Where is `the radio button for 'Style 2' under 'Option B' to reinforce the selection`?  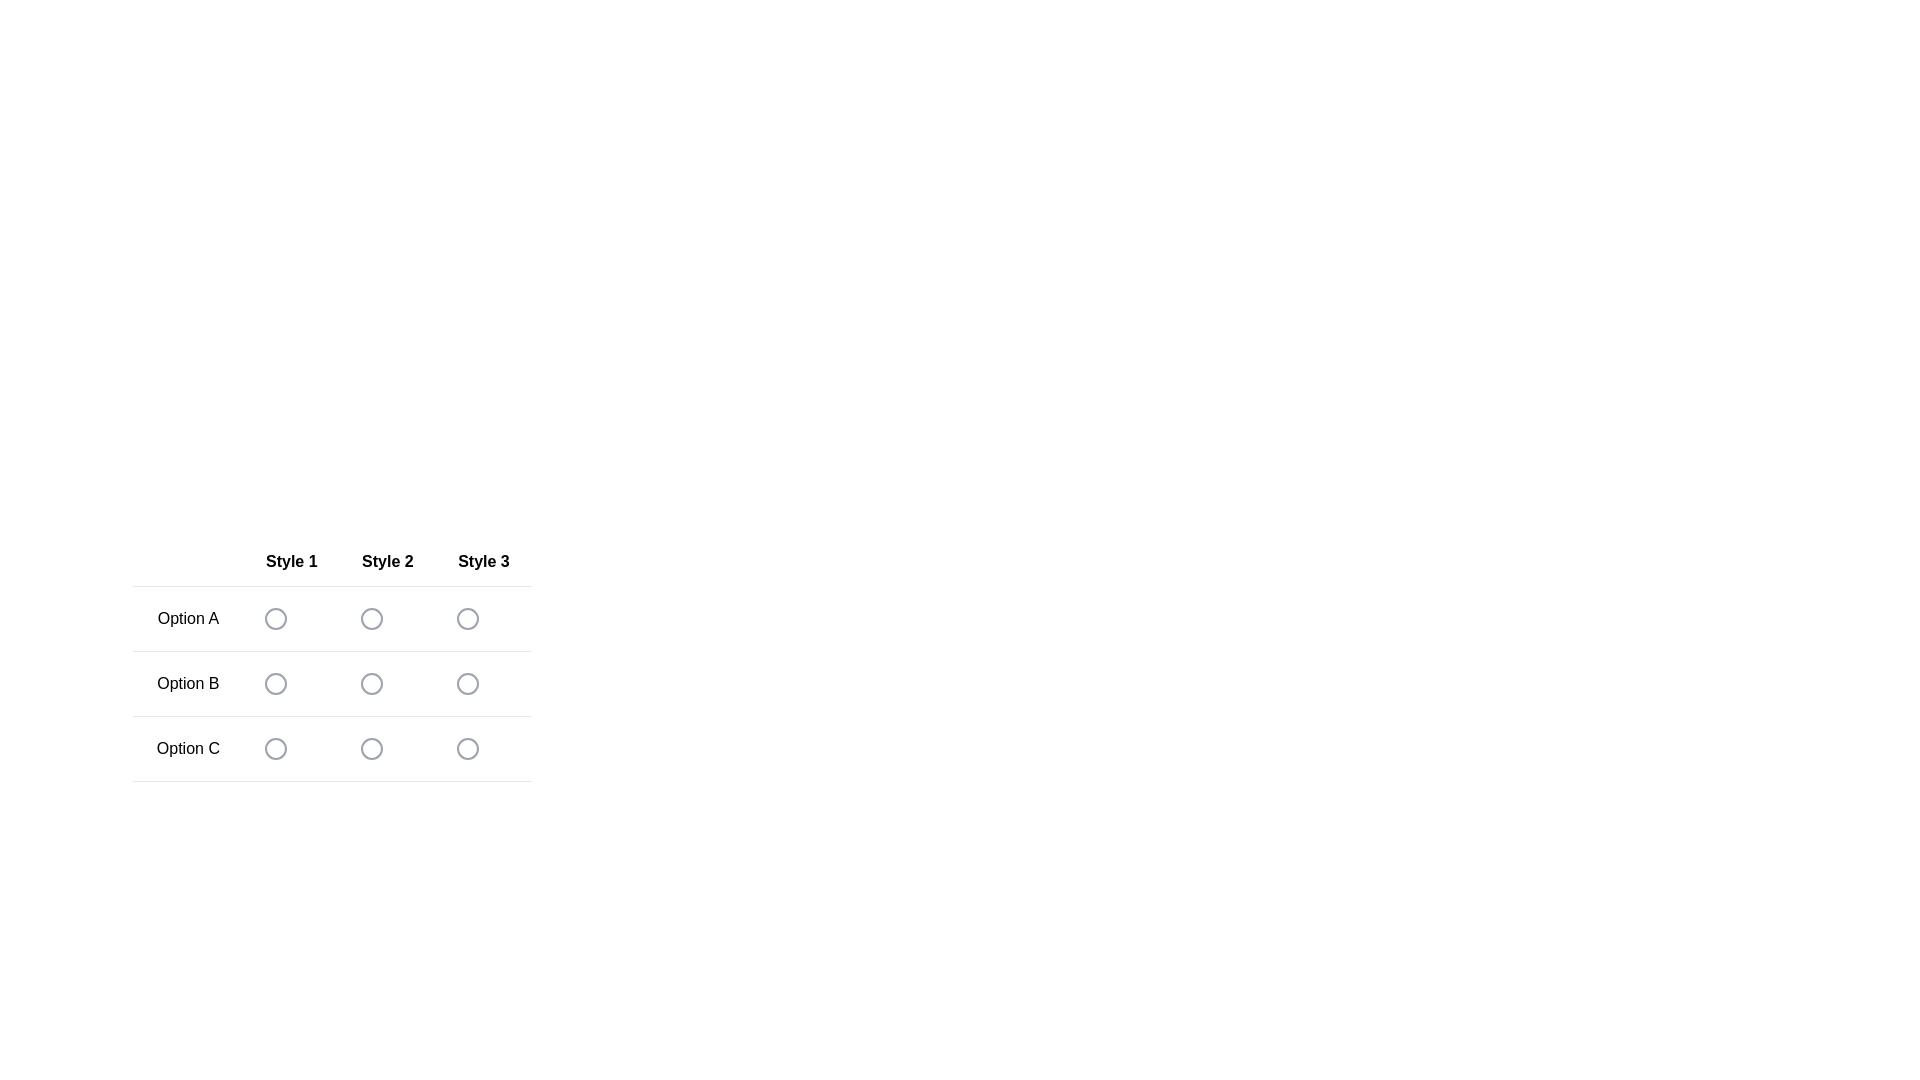 the radio button for 'Style 2' under 'Option B' to reinforce the selection is located at coordinates (387, 682).